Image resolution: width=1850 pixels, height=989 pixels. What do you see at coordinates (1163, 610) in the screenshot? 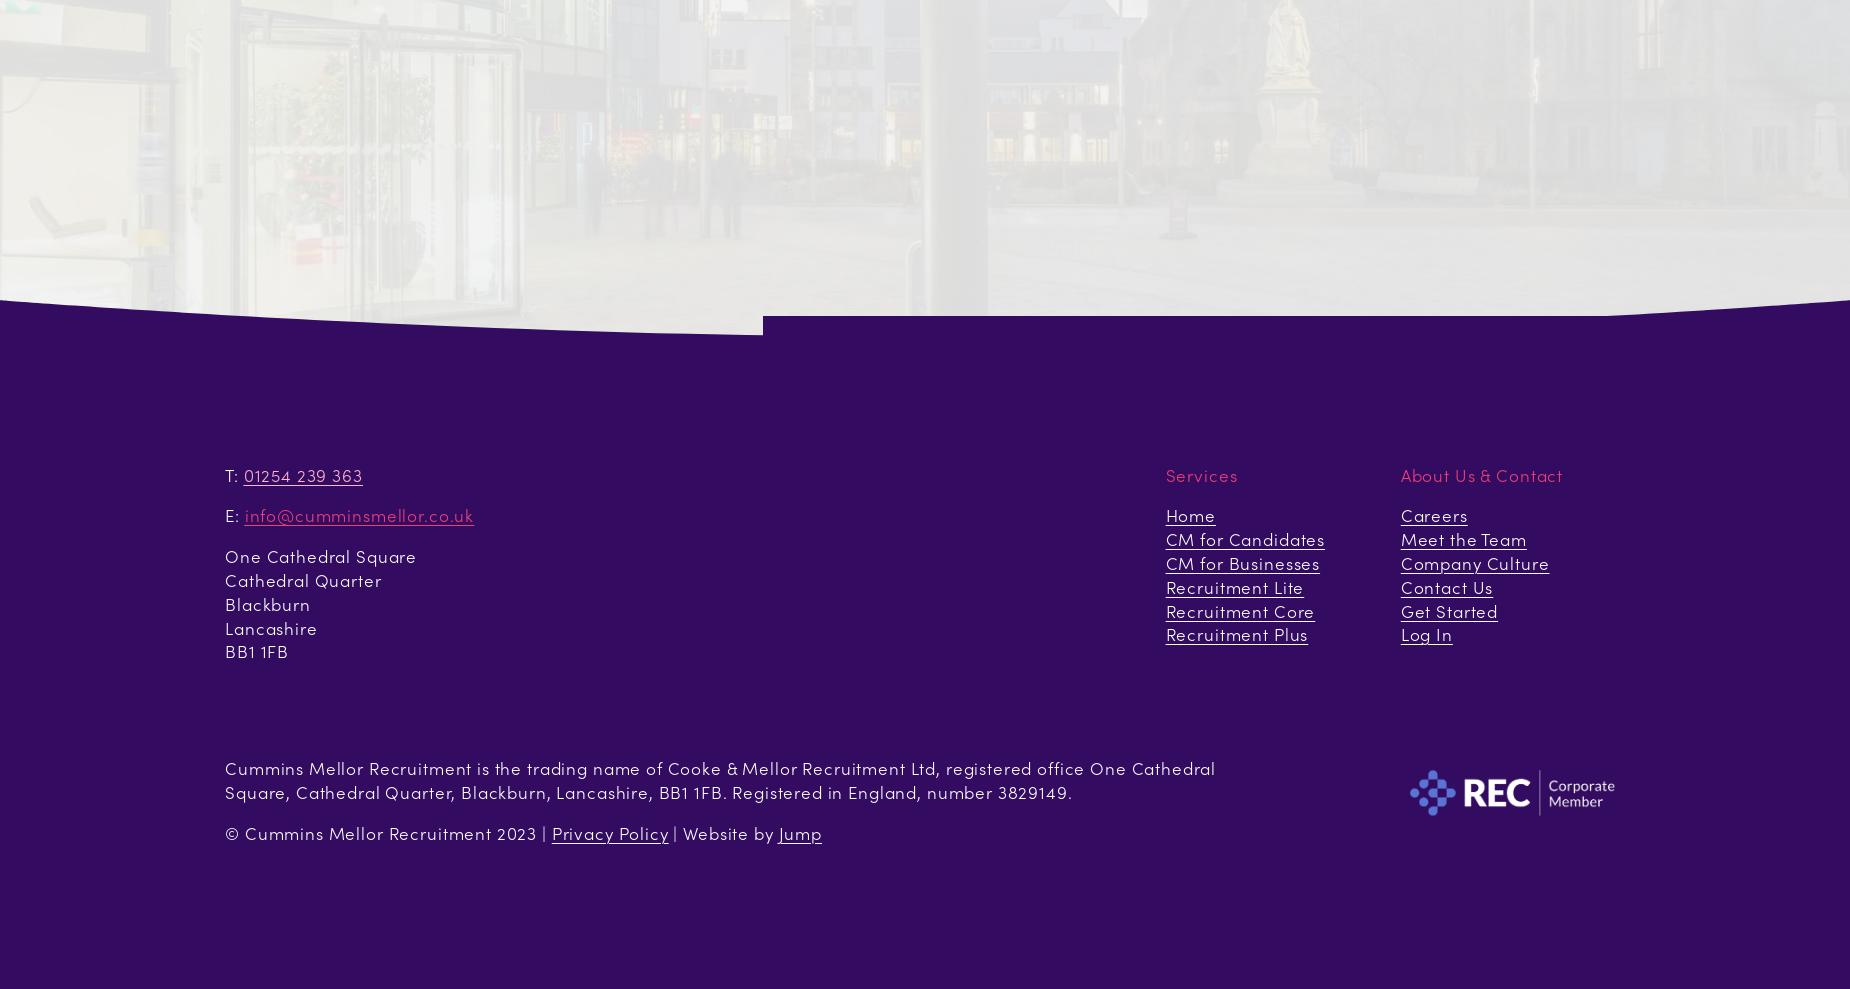
I see `'Recruitment Core'` at bounding box center [1163, 610].